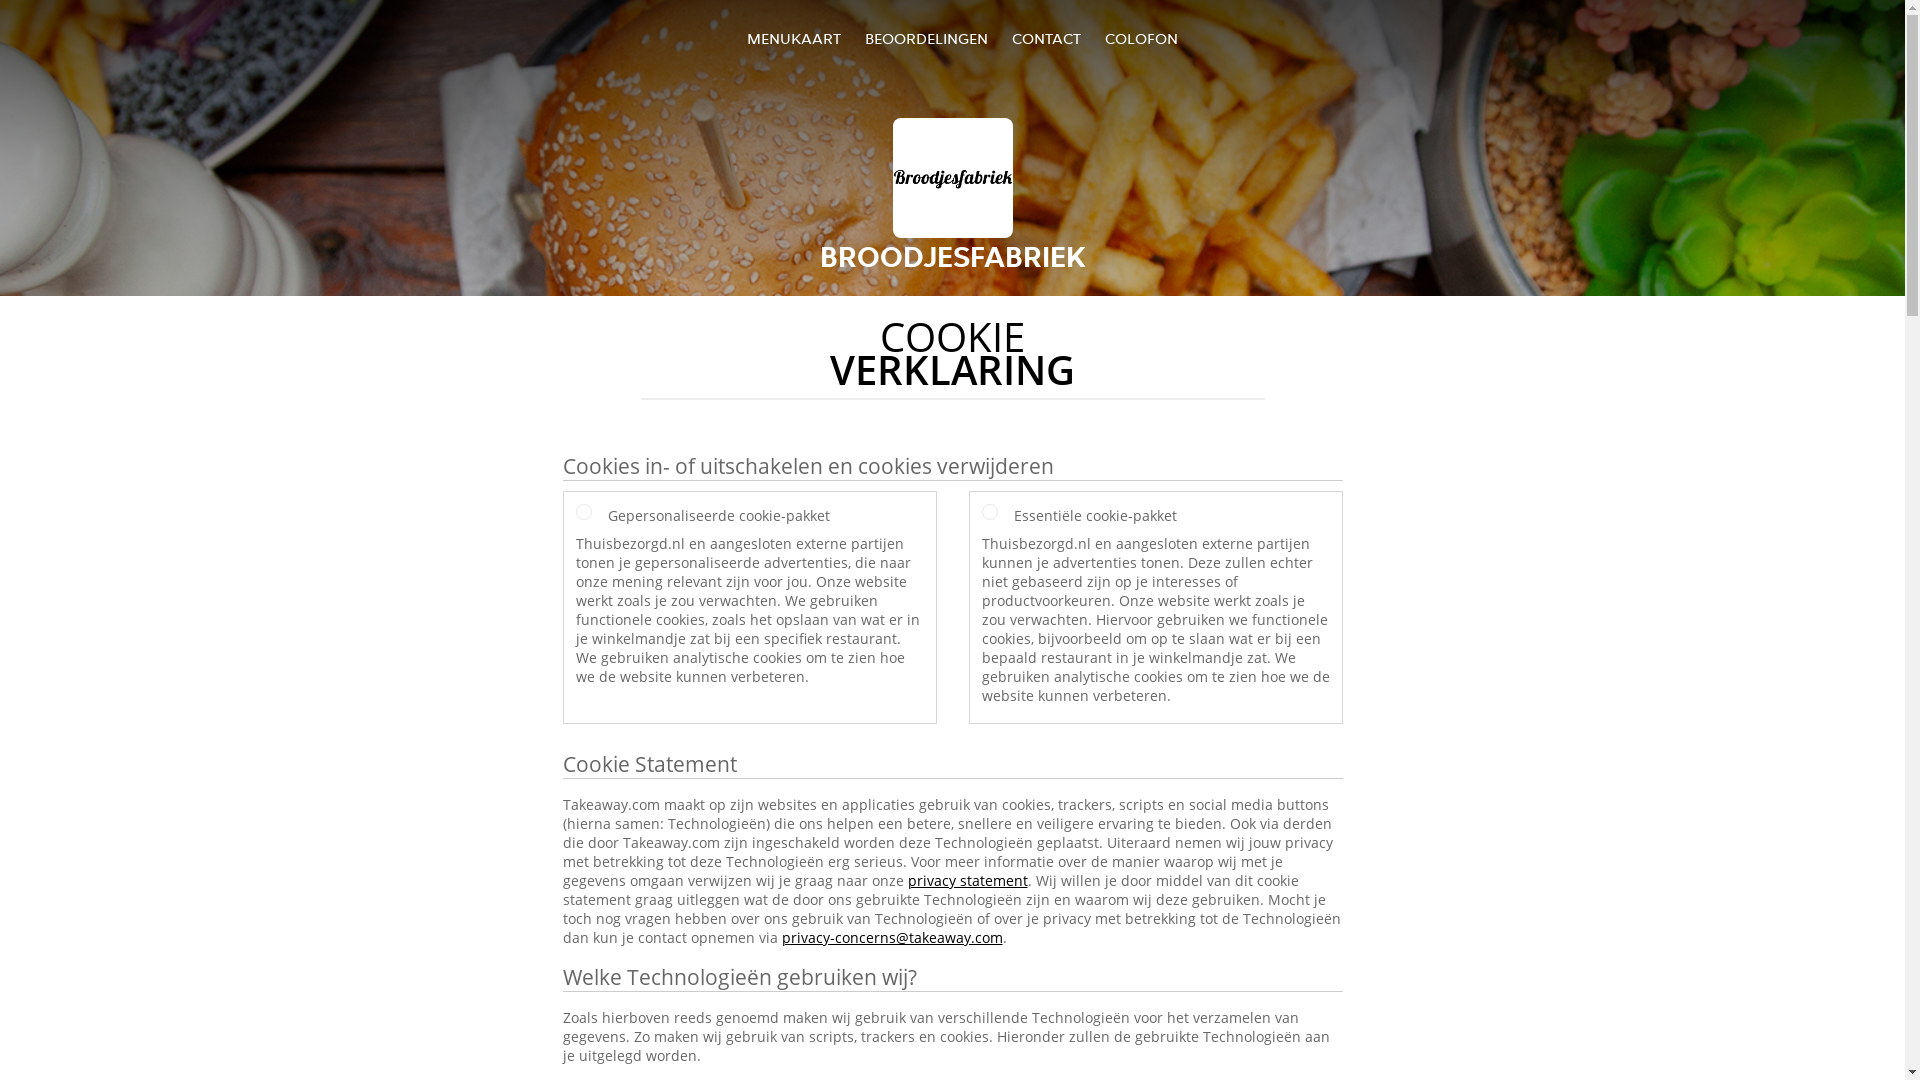 The height and width of the screenshot is (1080, 1920). What do you see at coordinates (968, 879) in the screenshot?
I see `'privacy statement'` at bounding box center [968, 879].